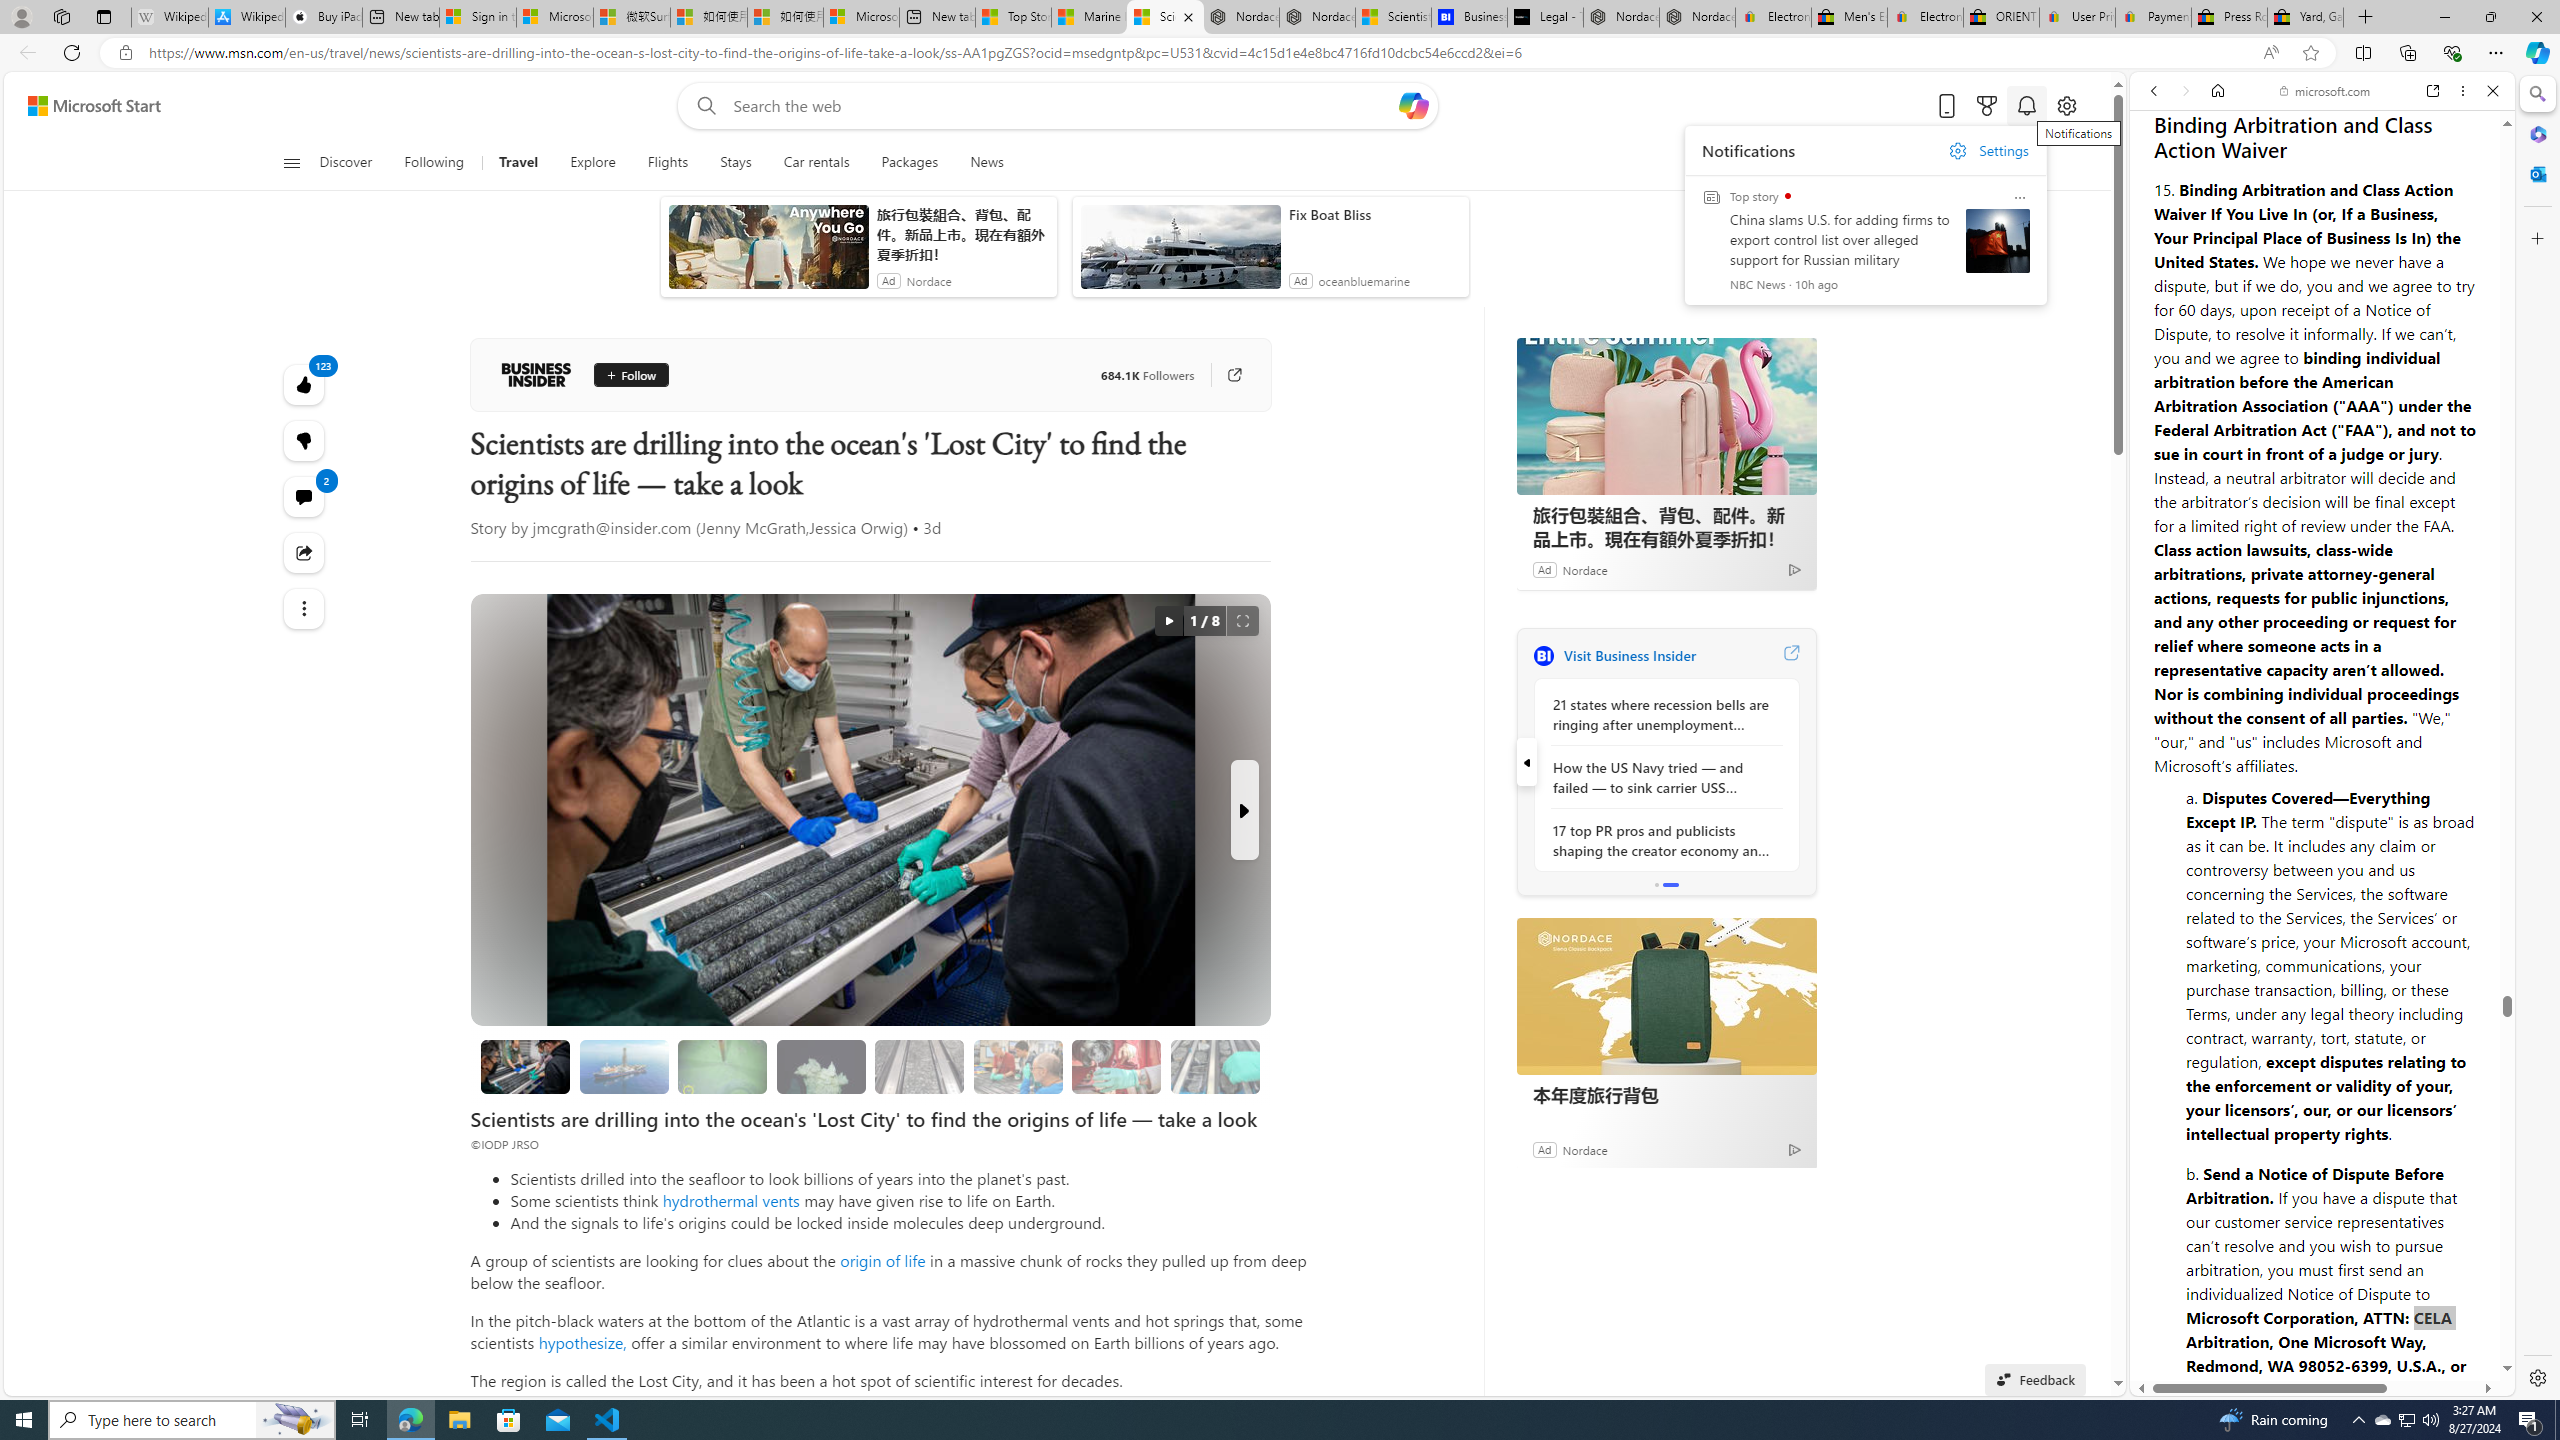  Describe the element at coordinates (1414, 104) in the screenshot. I see `'Open Copilot'` at that location.